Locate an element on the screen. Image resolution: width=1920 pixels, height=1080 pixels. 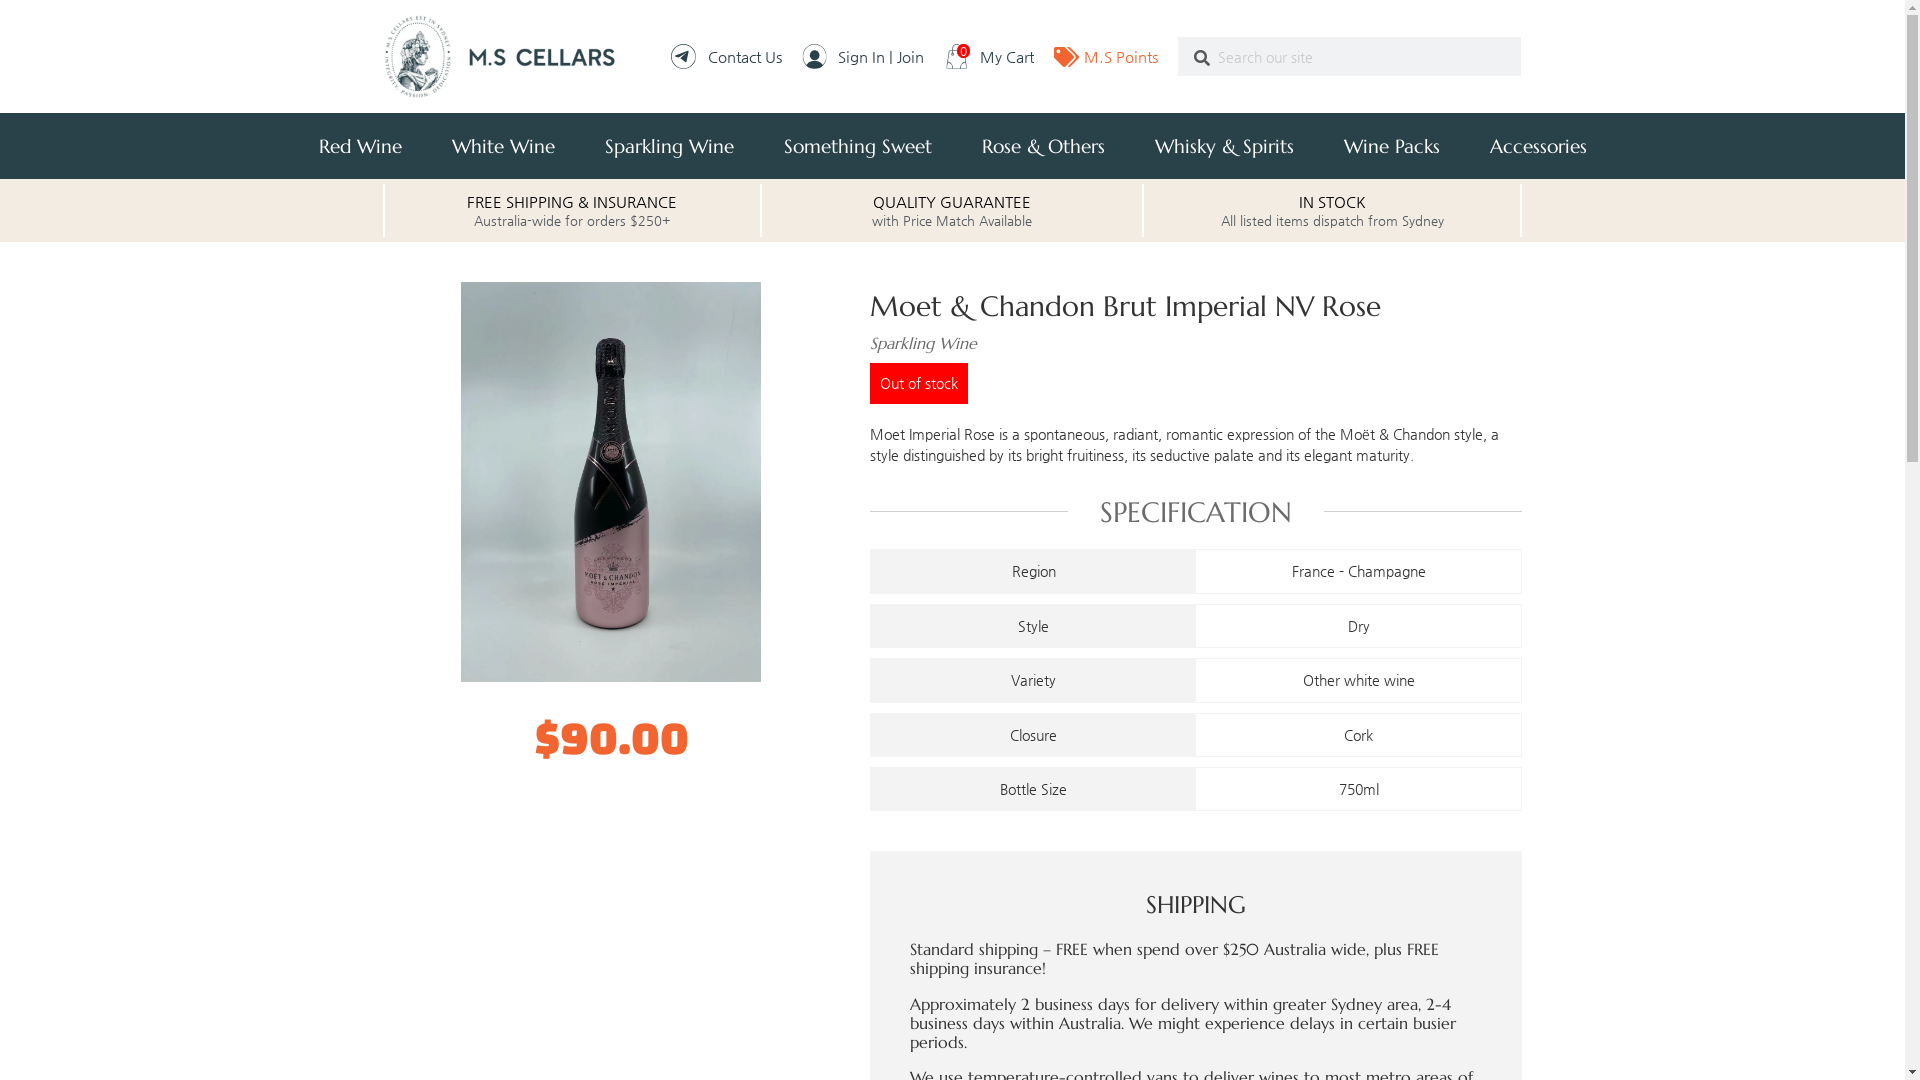
'Something Sweet' is located at coordinates (857, 145).